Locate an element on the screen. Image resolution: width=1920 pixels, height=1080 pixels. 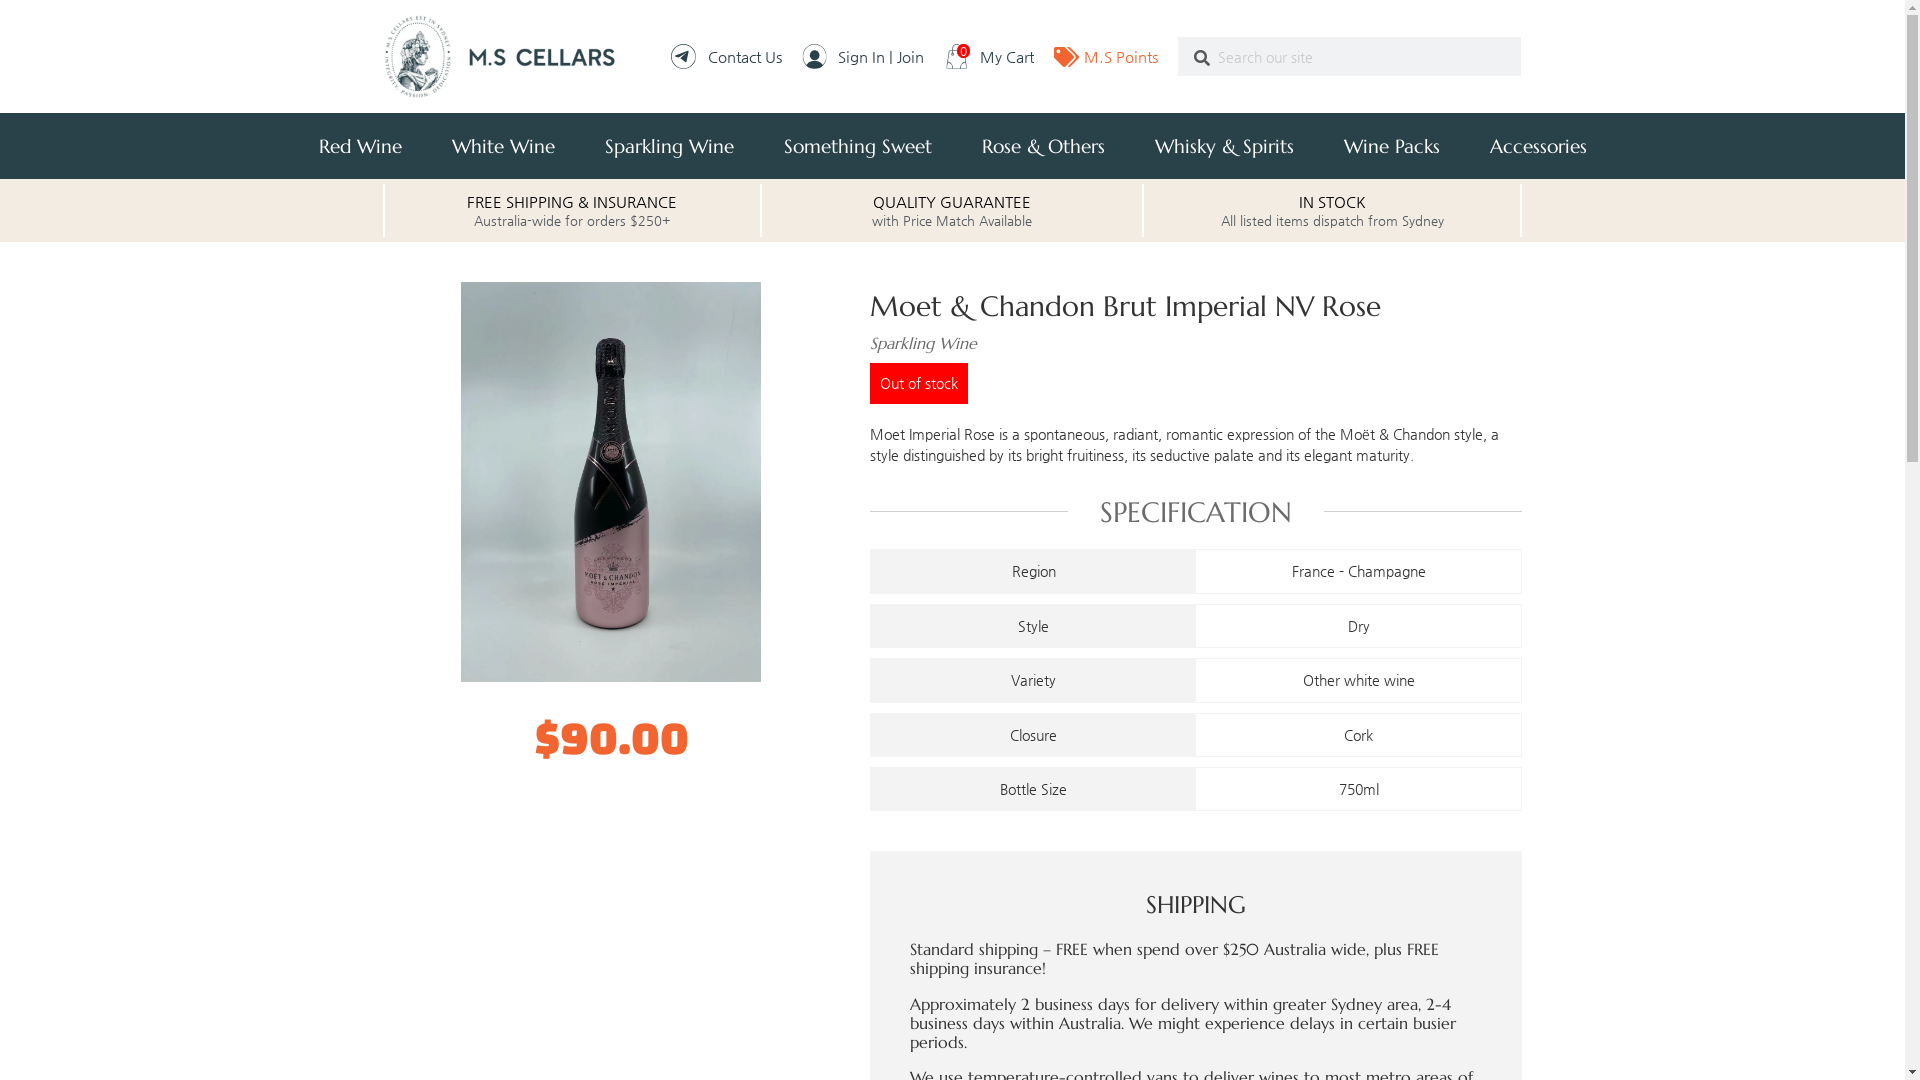
'Something Sweet' is located at coordinates (857, 145).